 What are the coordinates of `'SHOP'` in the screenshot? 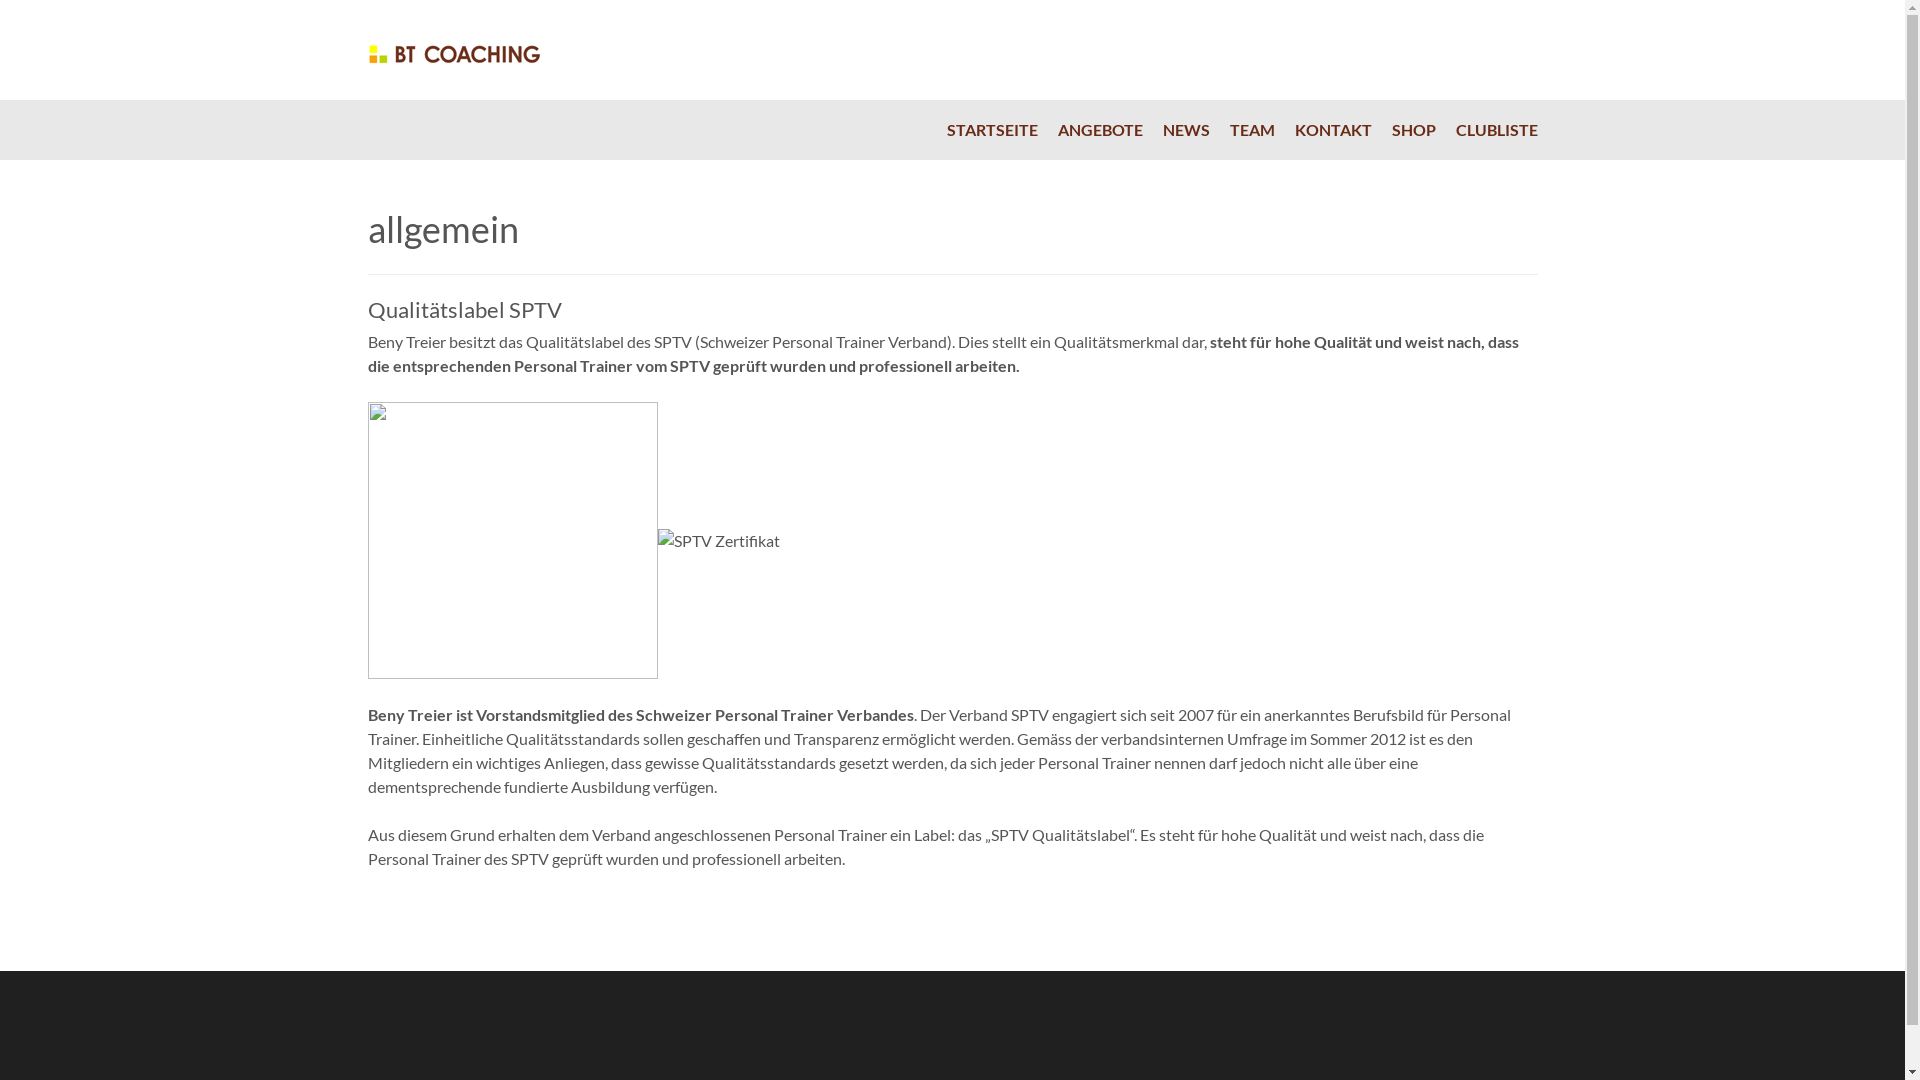 It's located at (1381, 130).